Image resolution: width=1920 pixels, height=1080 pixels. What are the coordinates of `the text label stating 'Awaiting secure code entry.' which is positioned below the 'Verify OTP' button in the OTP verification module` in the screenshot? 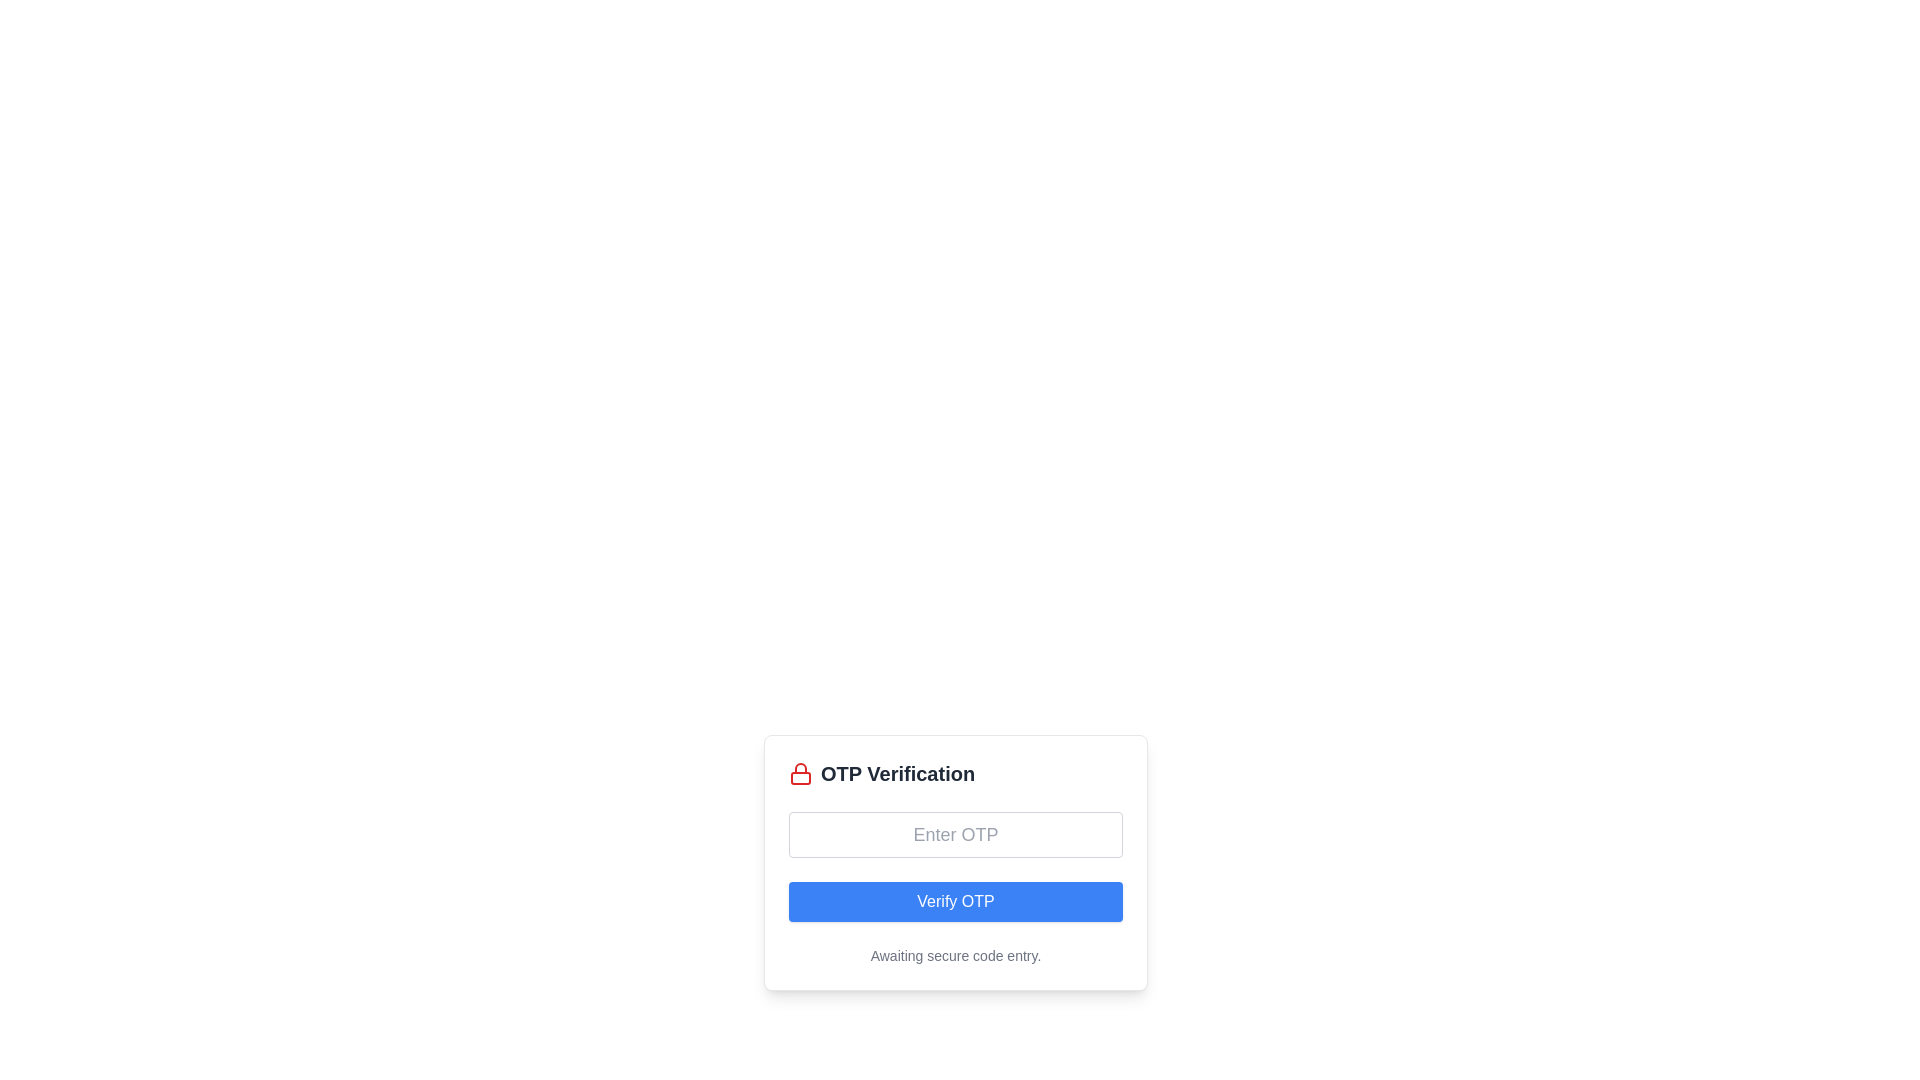 It's located at (954, 955).